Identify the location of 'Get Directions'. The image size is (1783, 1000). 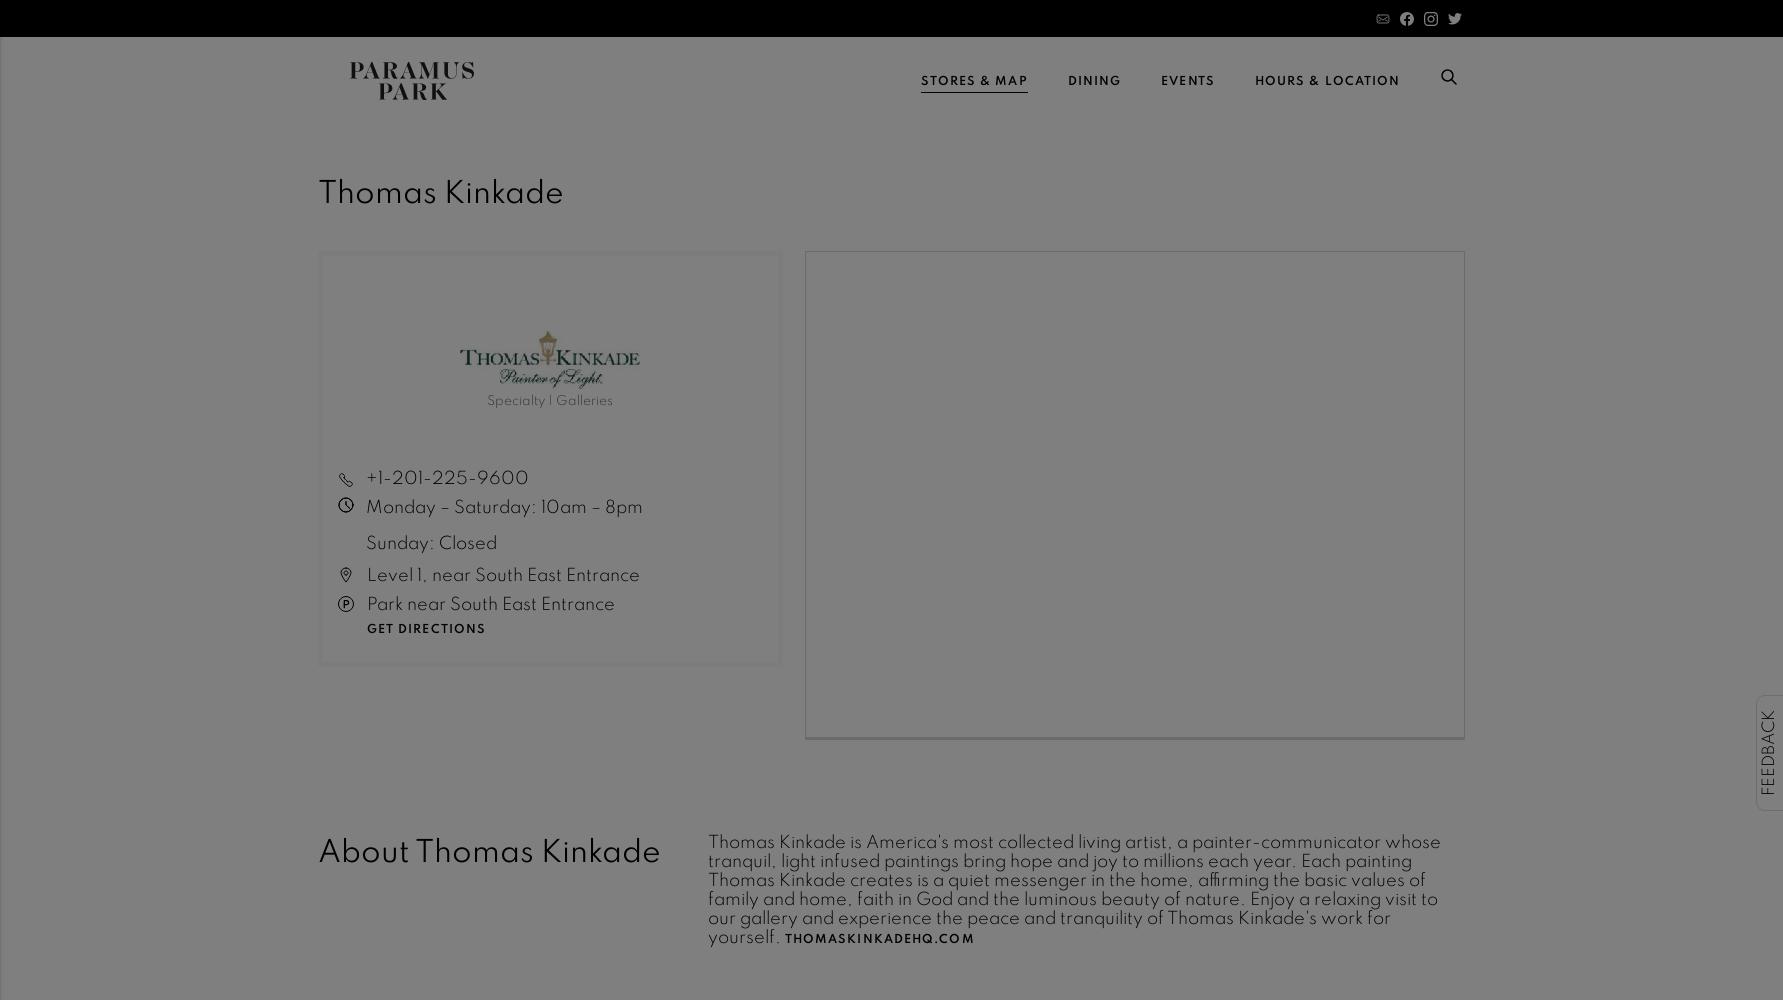
(365, 630).